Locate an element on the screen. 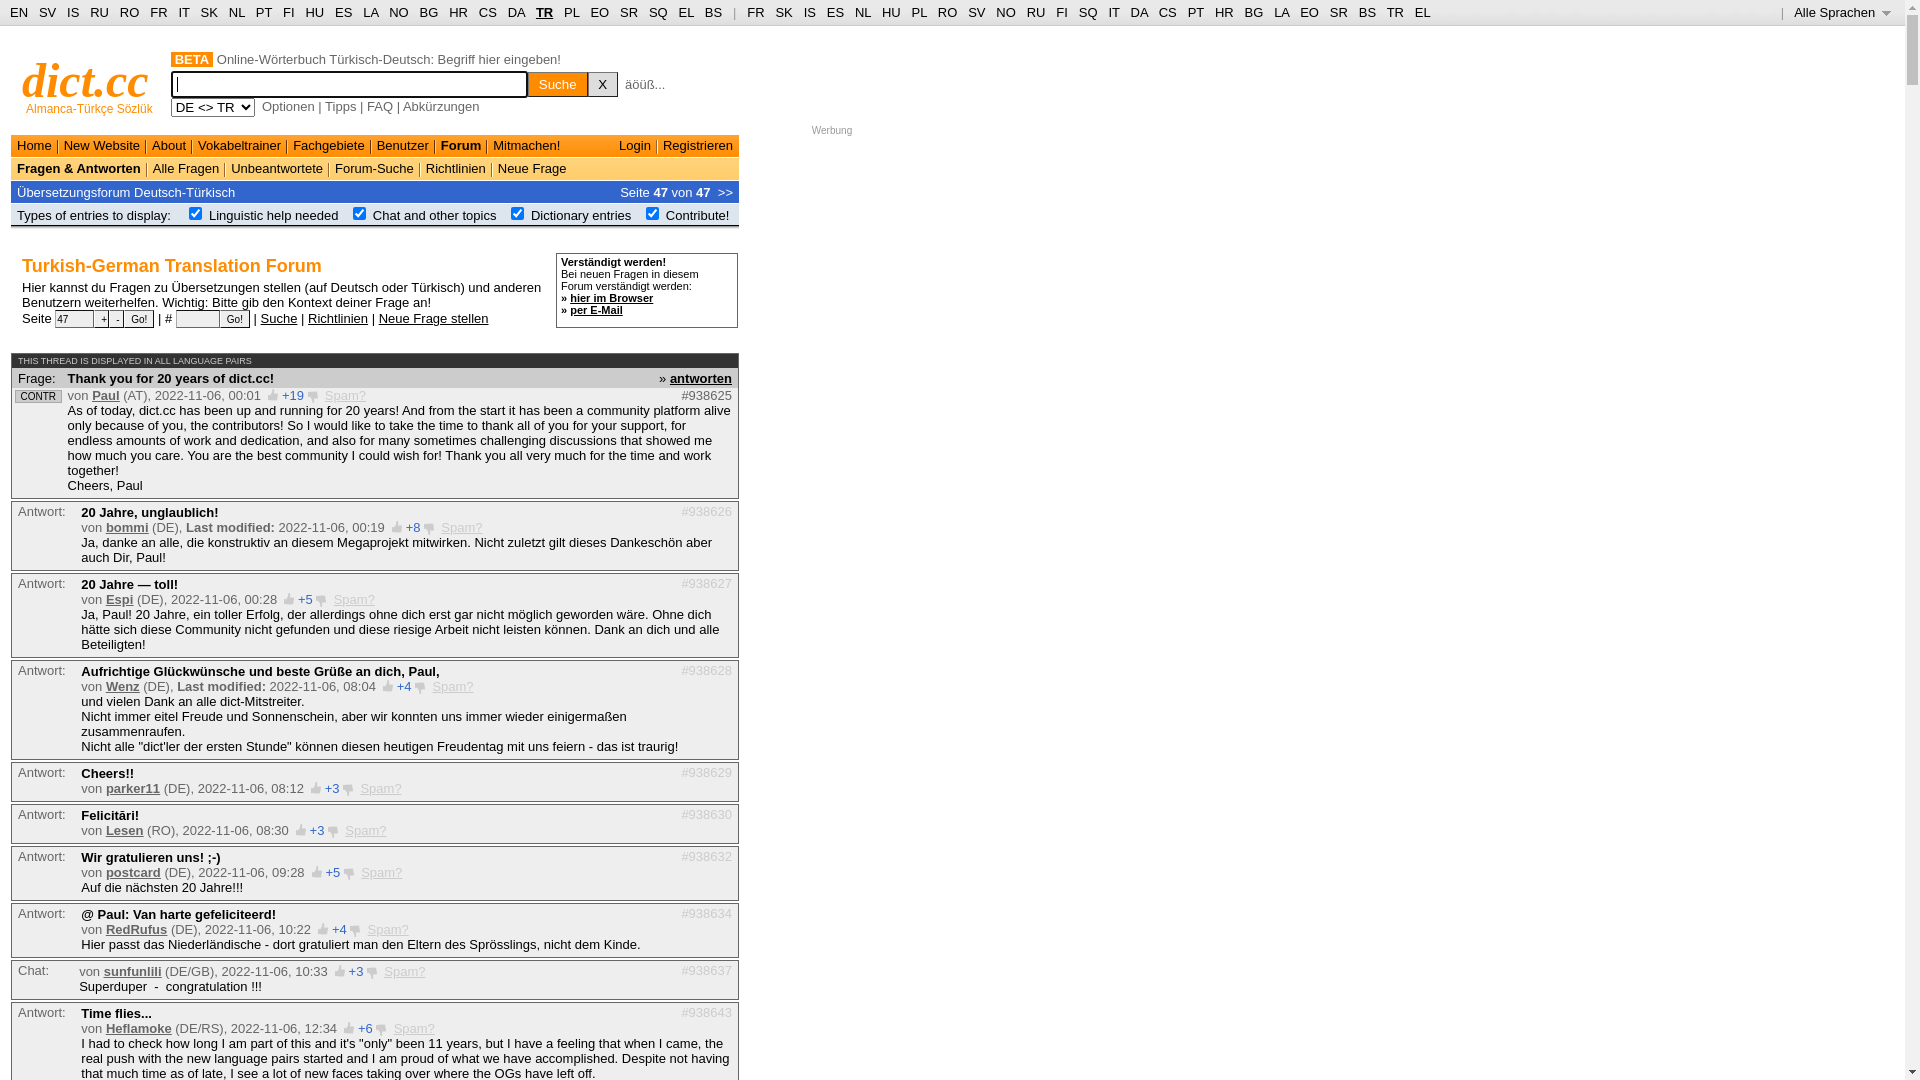  'CS' is located at coordinates (488, 12).